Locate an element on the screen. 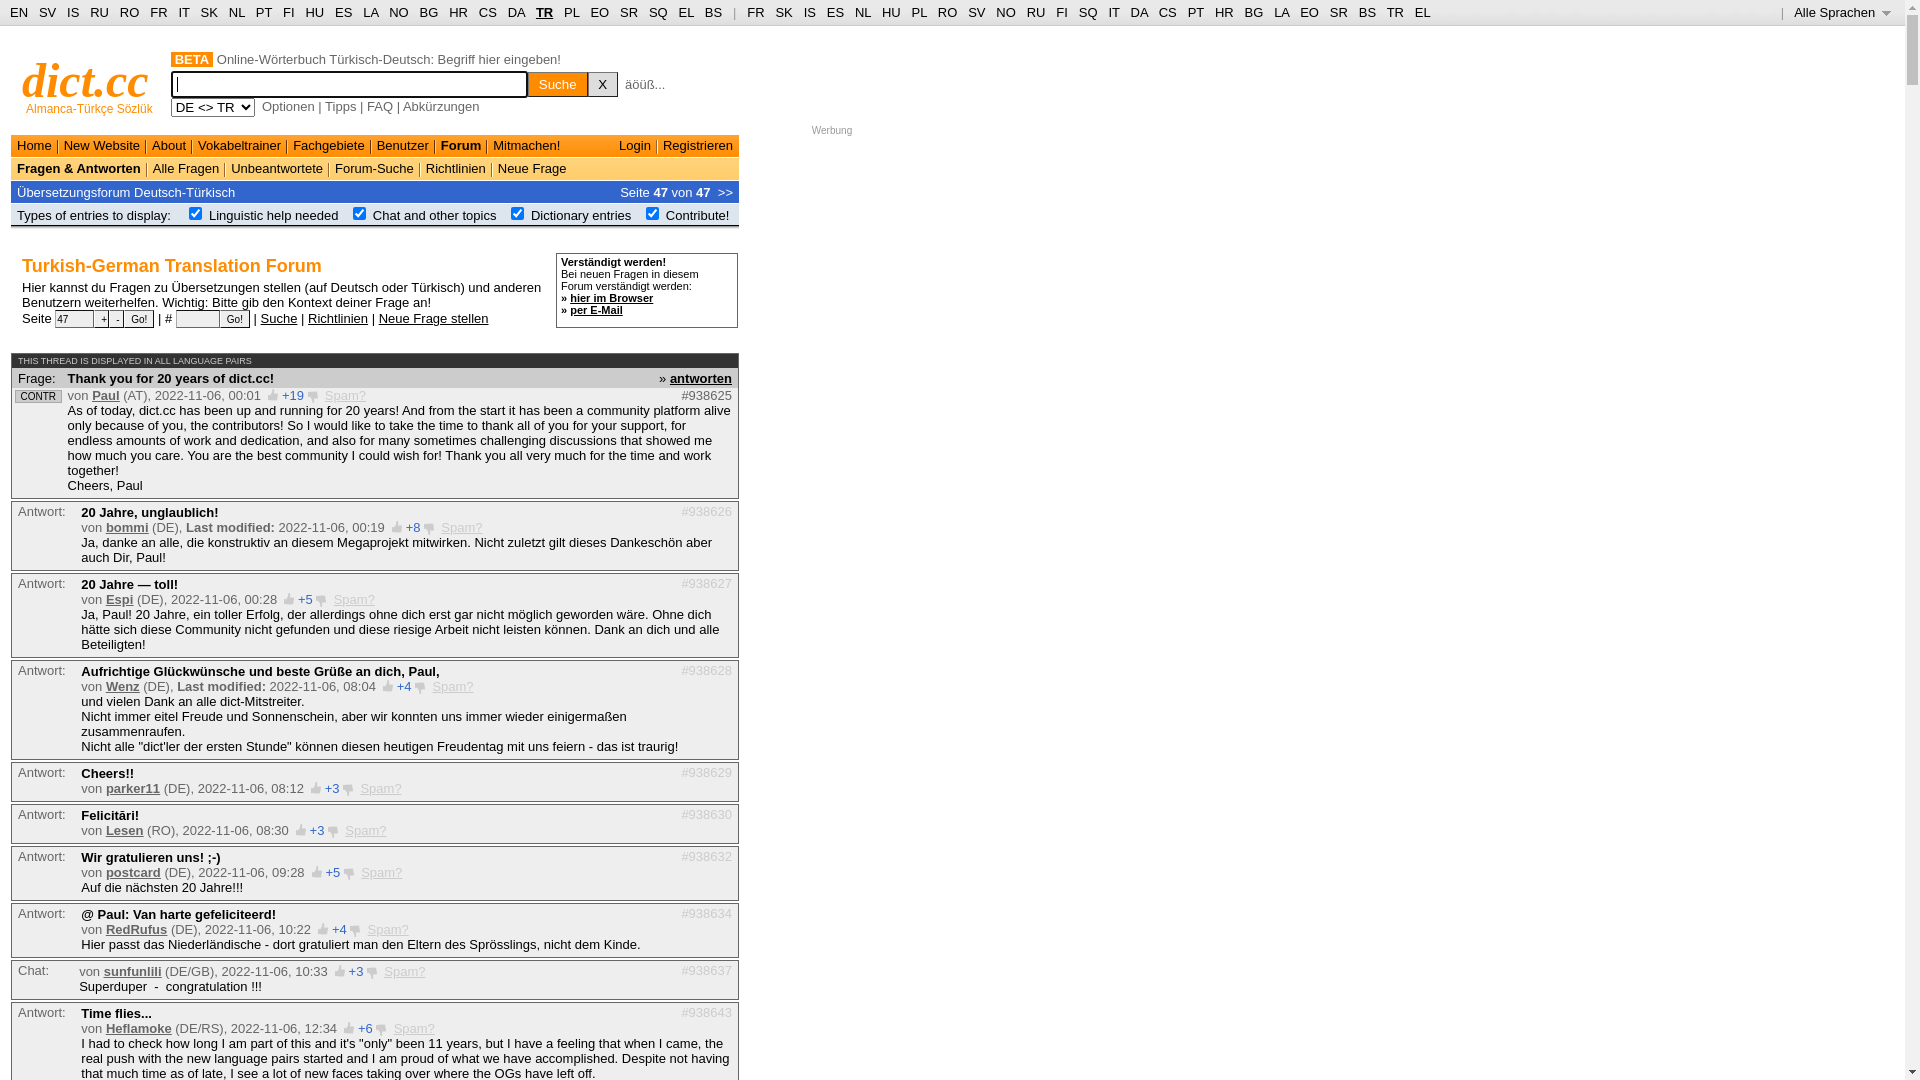  'CS' is located at coordinates (488, 12).